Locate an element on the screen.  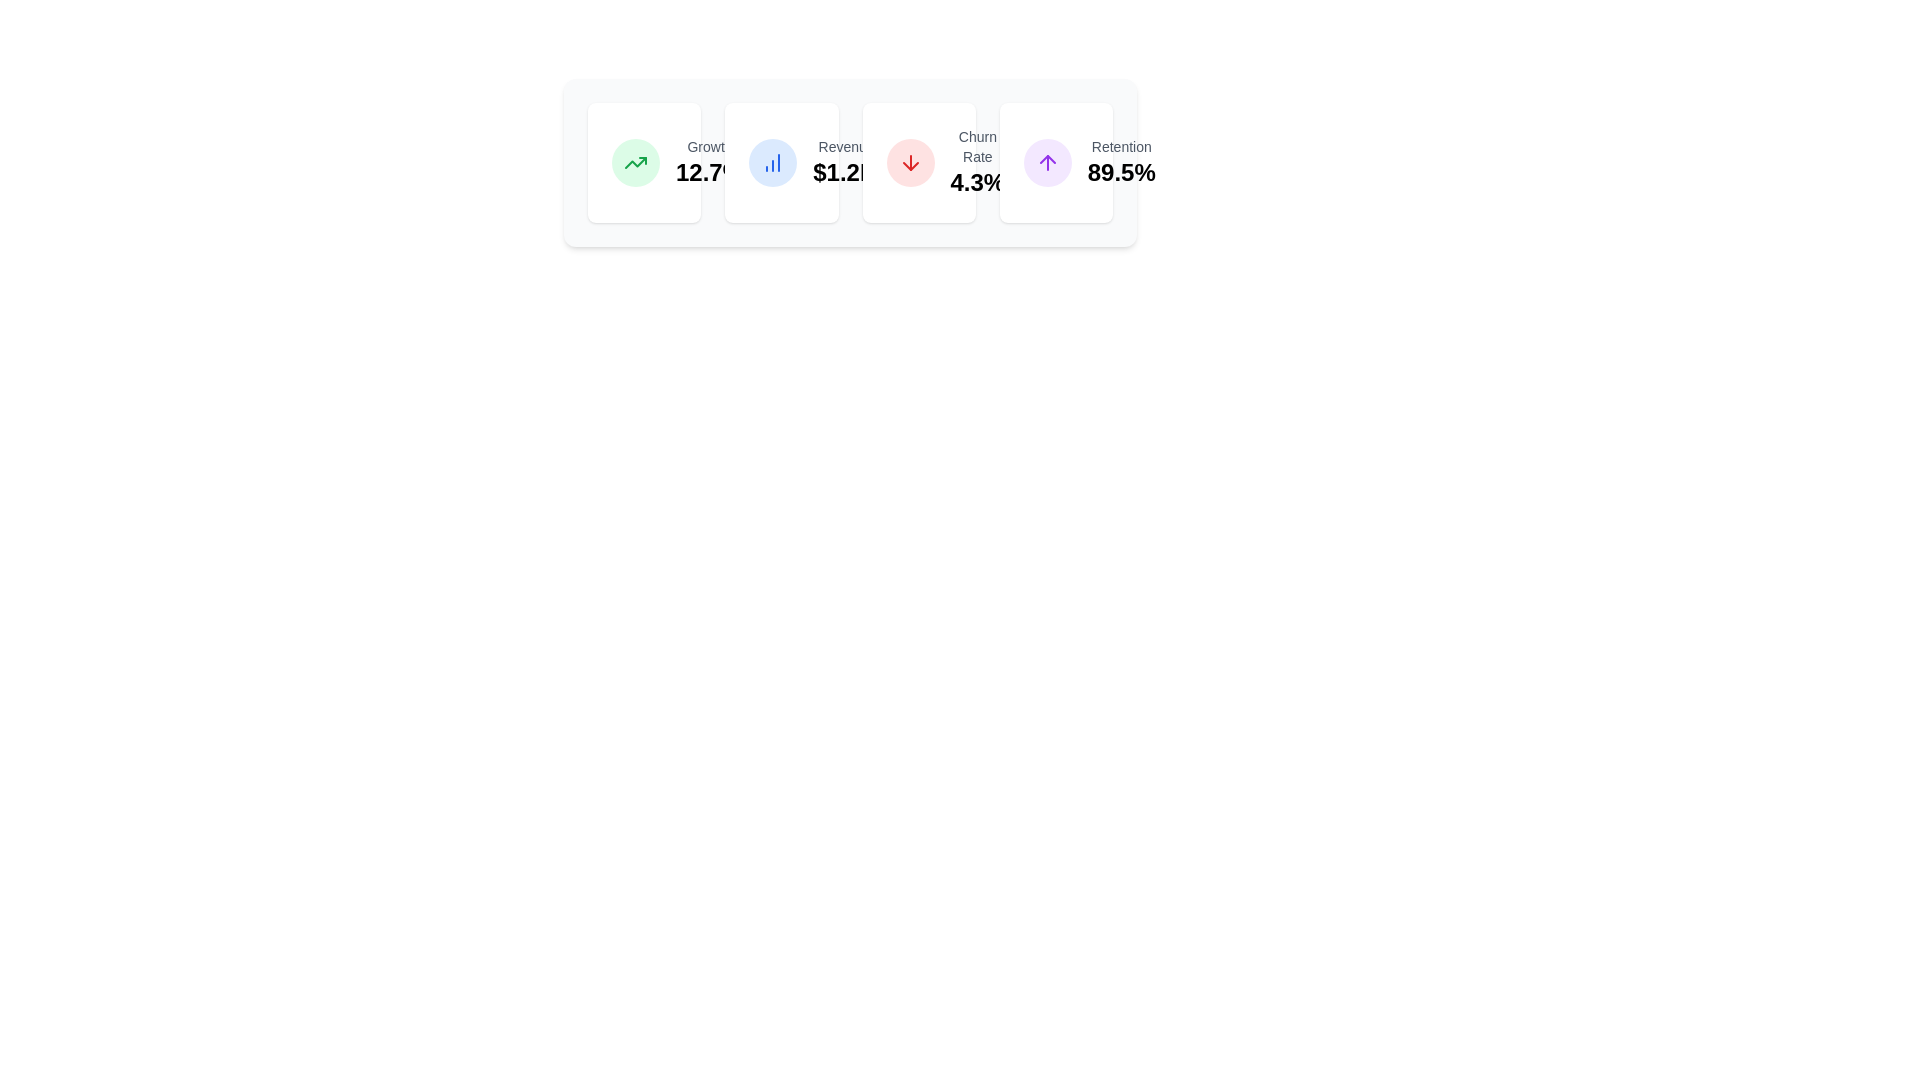
displayed information from the 'Churn Rate' informational display, which shows a percentage value of '4.3%' located in the third card of a horizontal series of four cards is located at coordinates (977, 161).